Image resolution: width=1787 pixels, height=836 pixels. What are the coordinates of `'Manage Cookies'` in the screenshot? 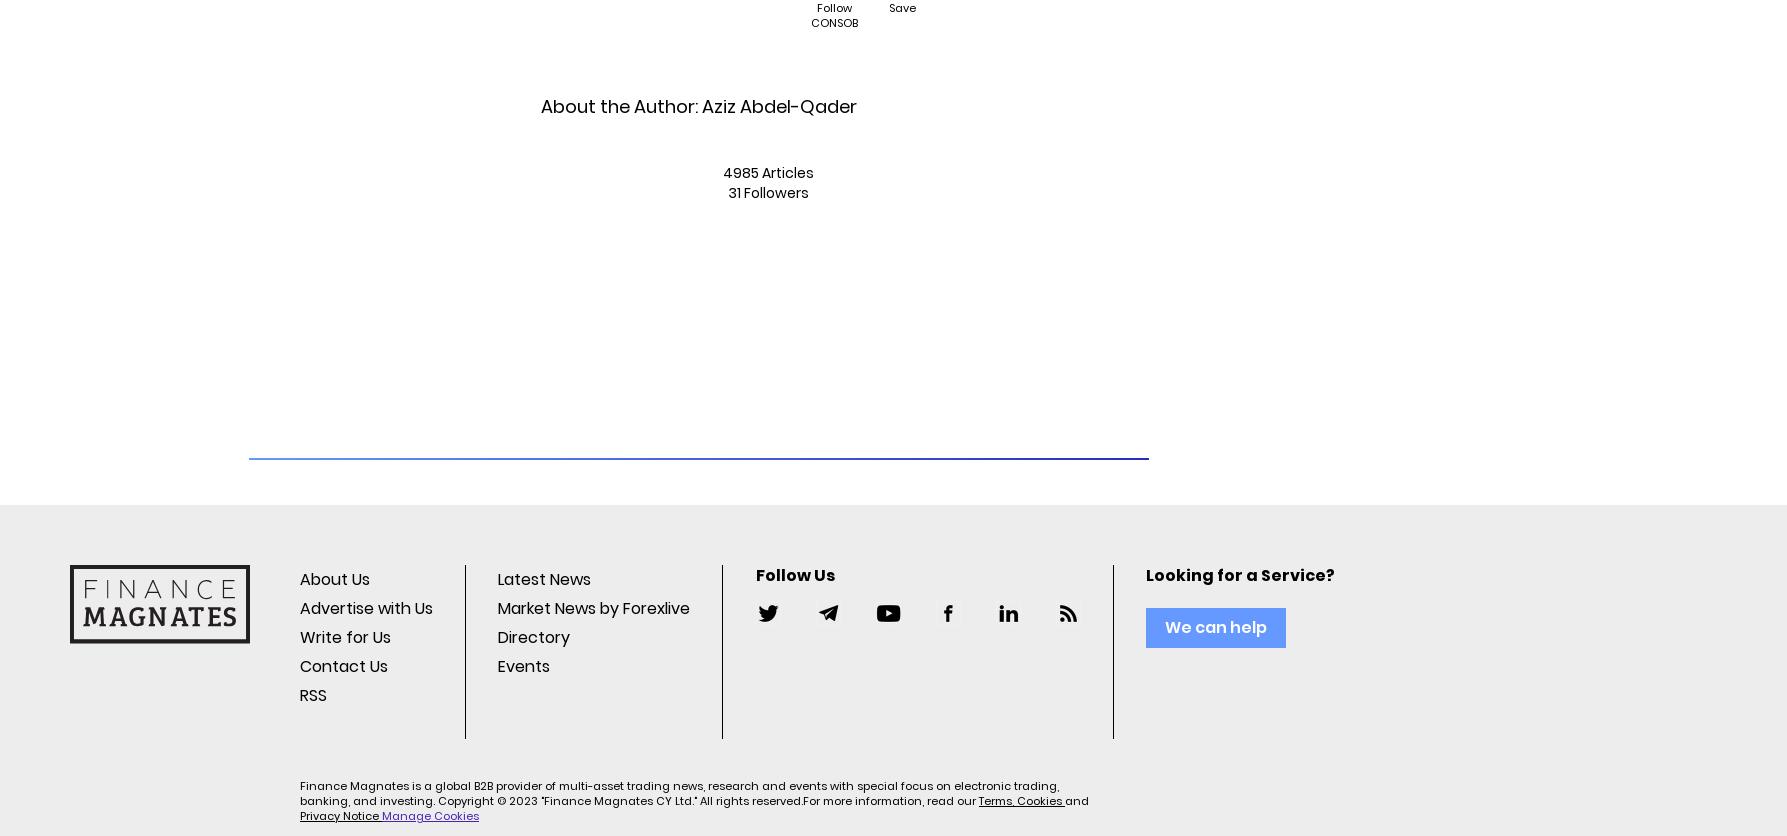 It's located at (430, 815).